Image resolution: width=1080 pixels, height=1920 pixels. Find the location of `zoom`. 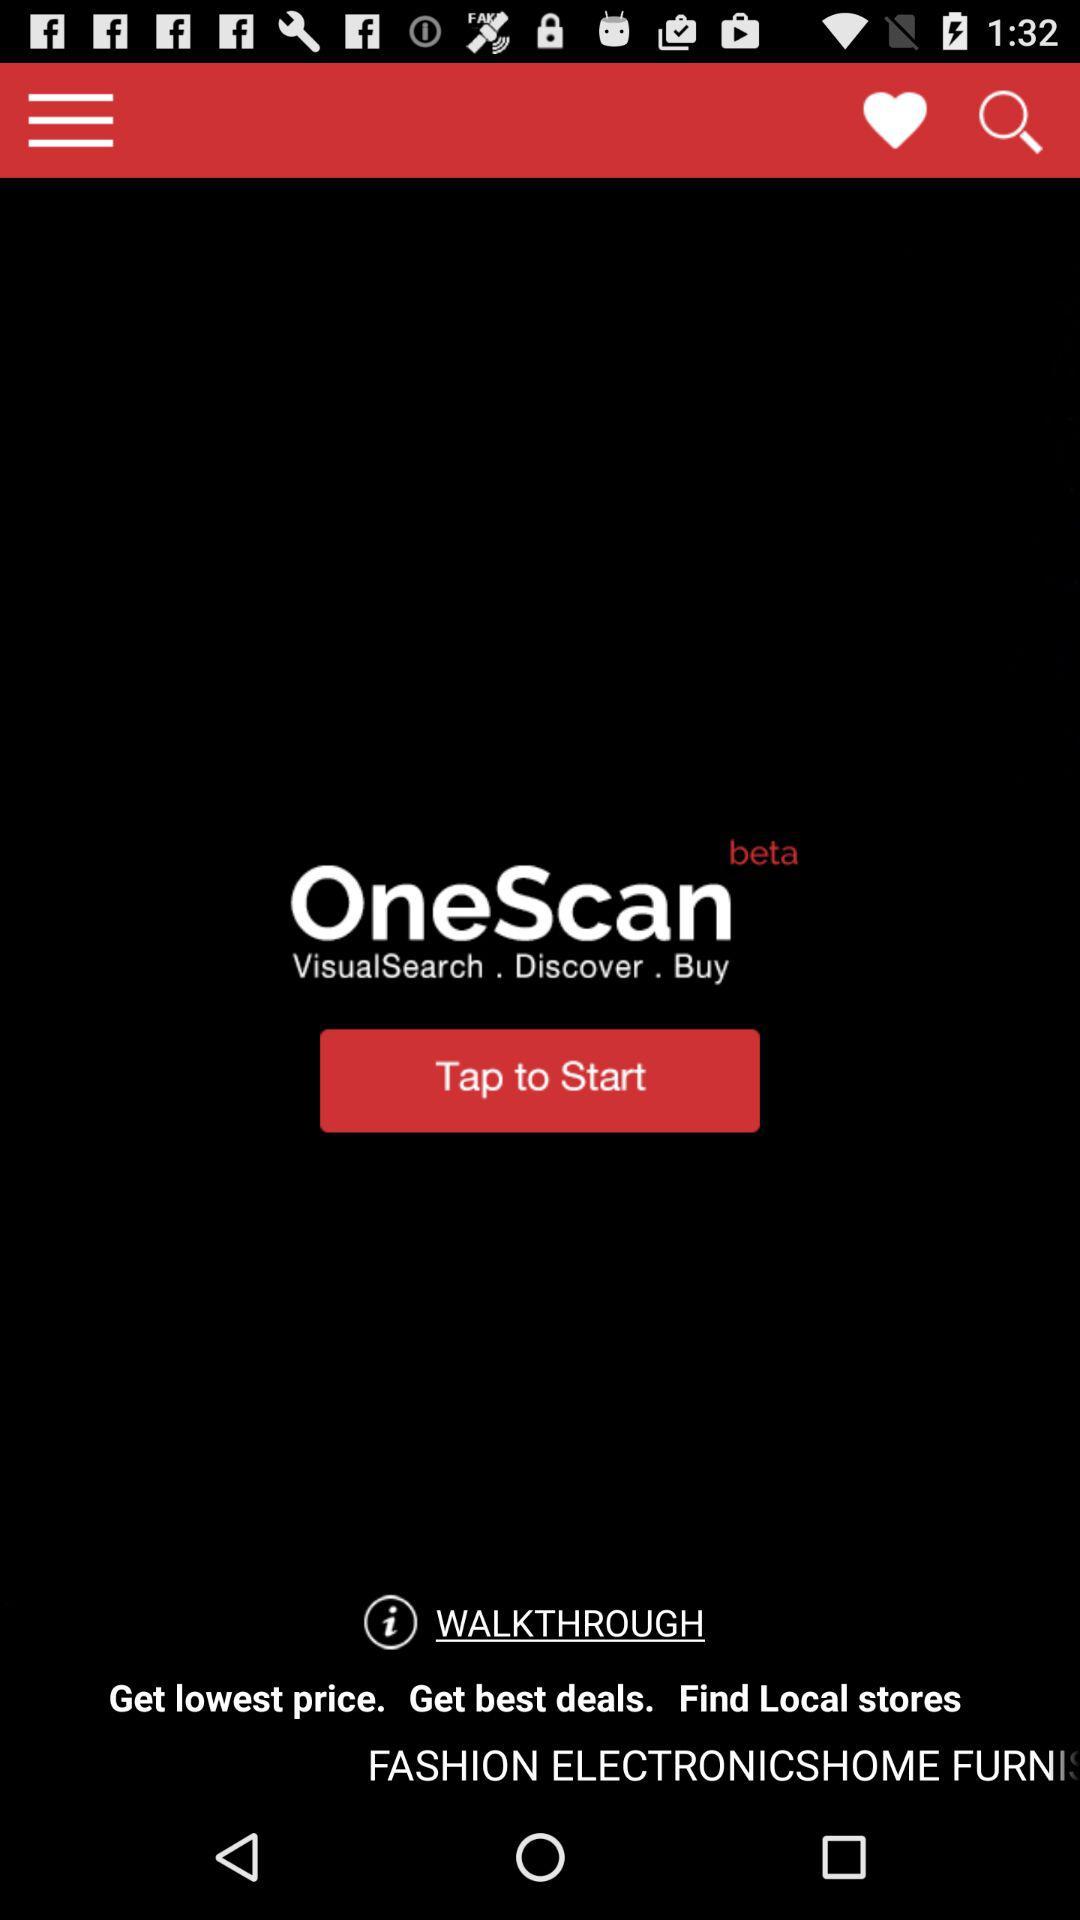

zoom is located at coordinates (1009, 119).